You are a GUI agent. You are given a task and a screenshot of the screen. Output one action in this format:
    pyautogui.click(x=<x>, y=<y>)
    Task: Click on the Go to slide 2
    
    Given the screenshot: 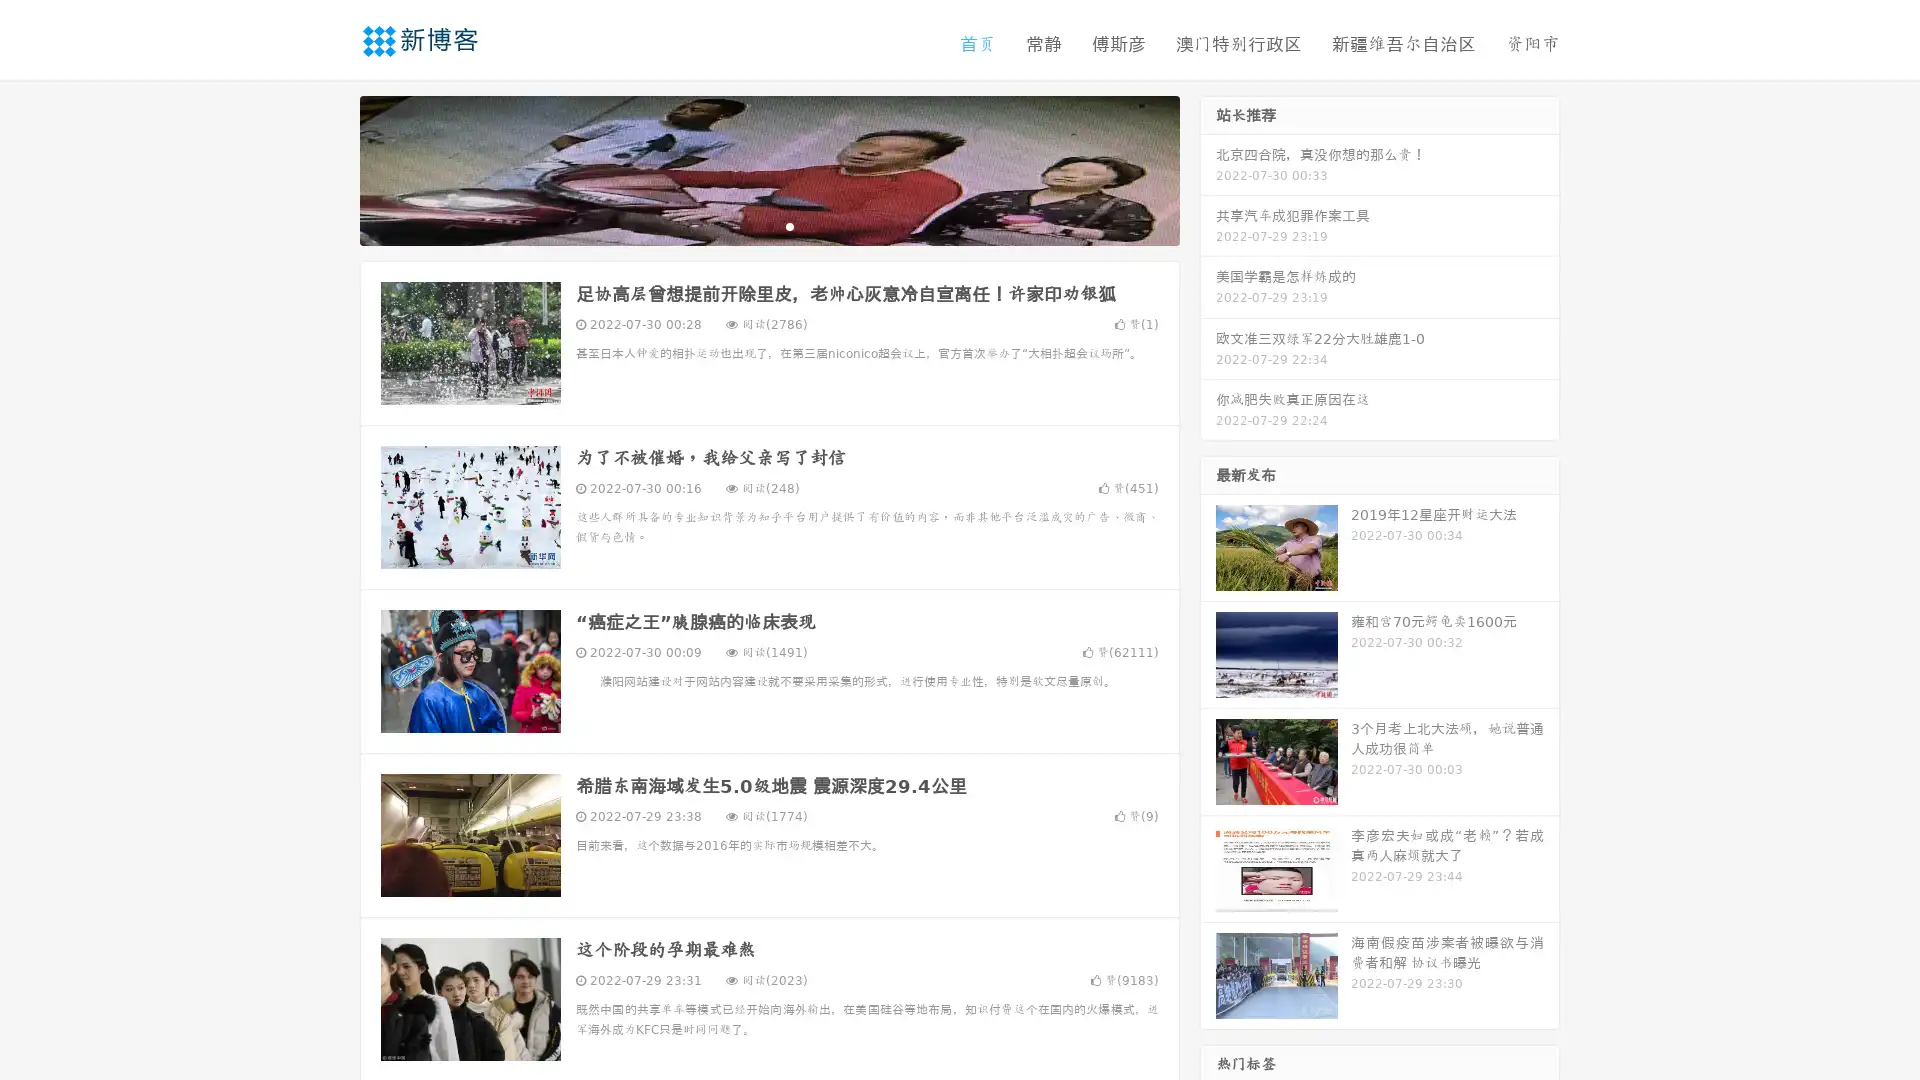 What is the action you would take?
    pyautogui.click(x=768, y=225)
    